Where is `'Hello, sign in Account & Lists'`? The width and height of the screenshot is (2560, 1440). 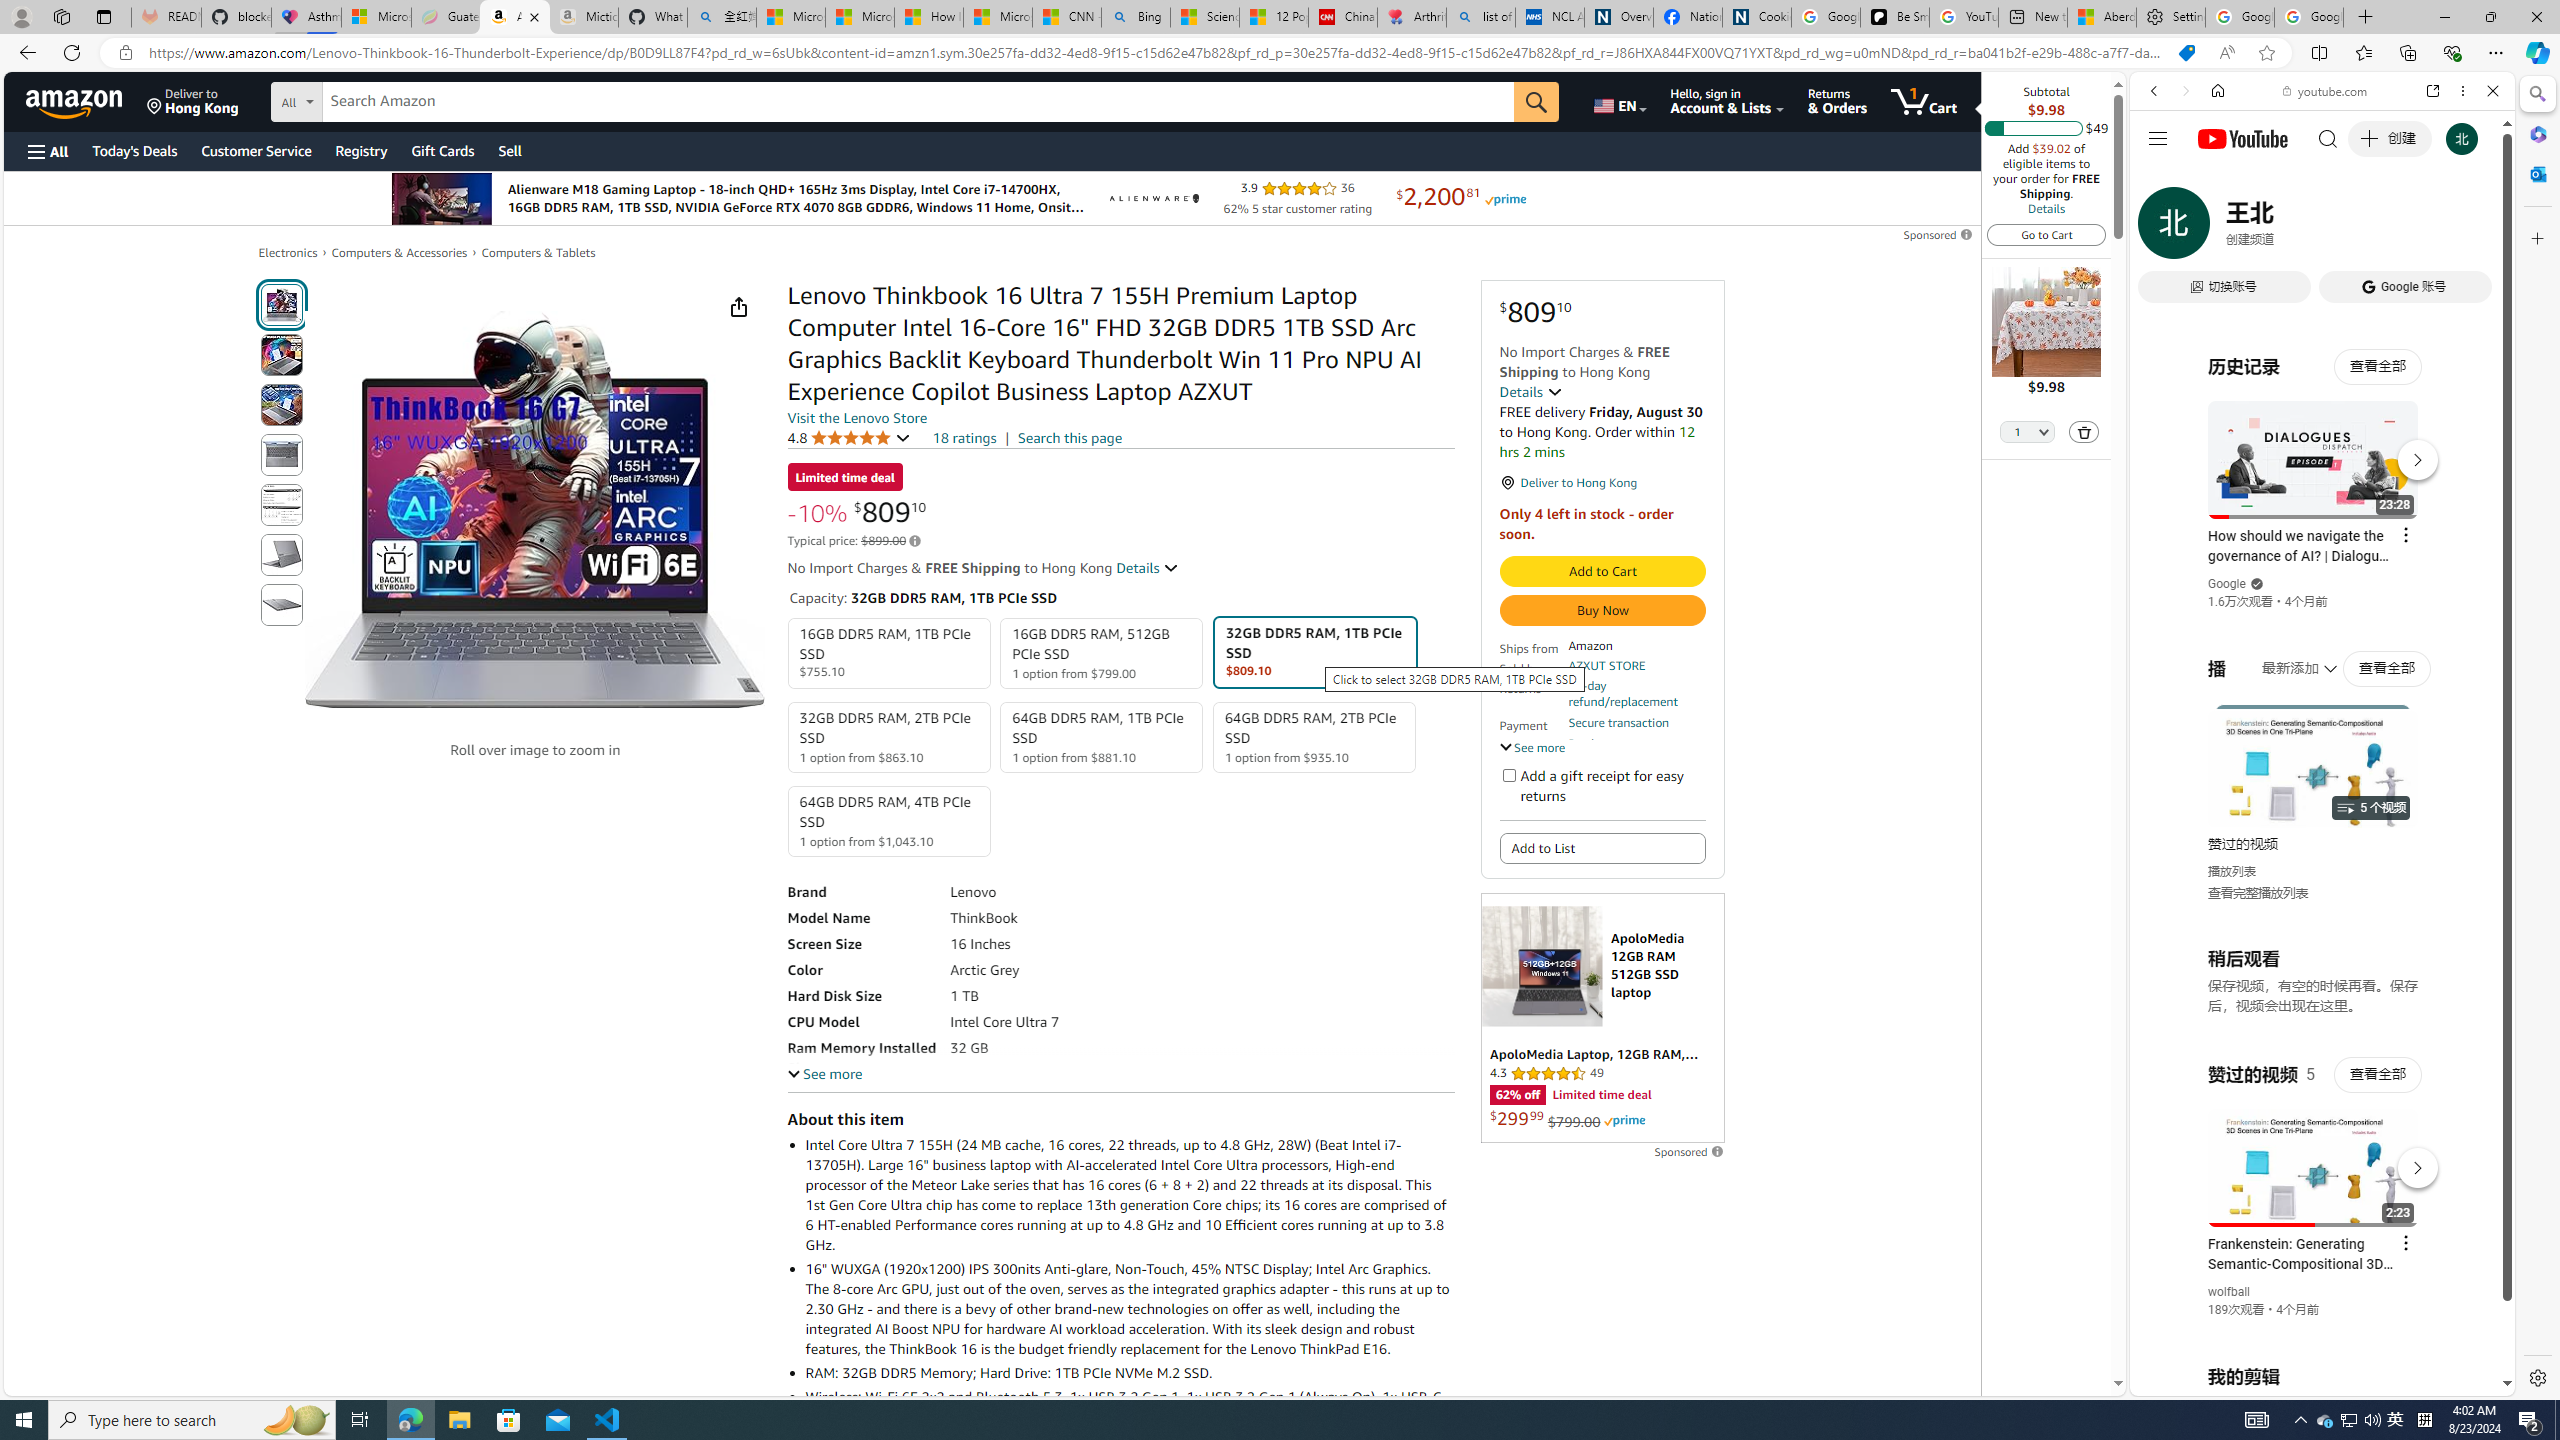 'Hello, sign in Account & Lists' is located at coordinates (1728, 100).